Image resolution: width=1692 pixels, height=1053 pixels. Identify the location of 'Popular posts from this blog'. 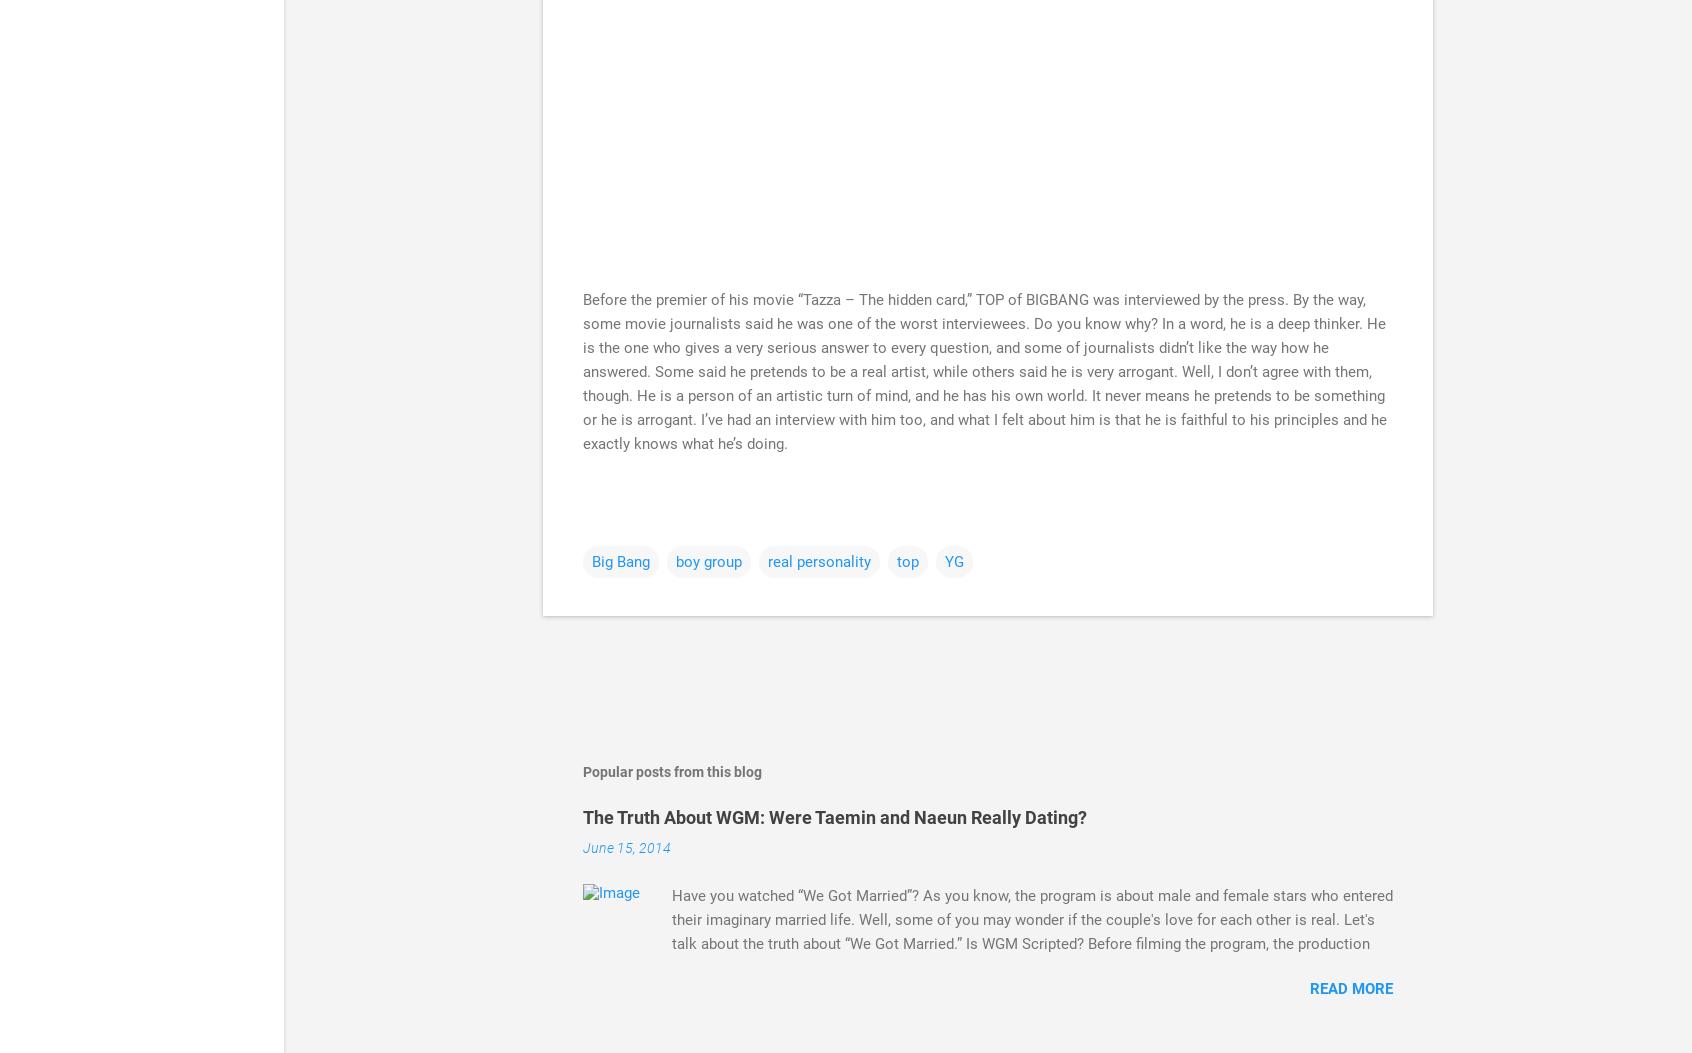
(582, 771).